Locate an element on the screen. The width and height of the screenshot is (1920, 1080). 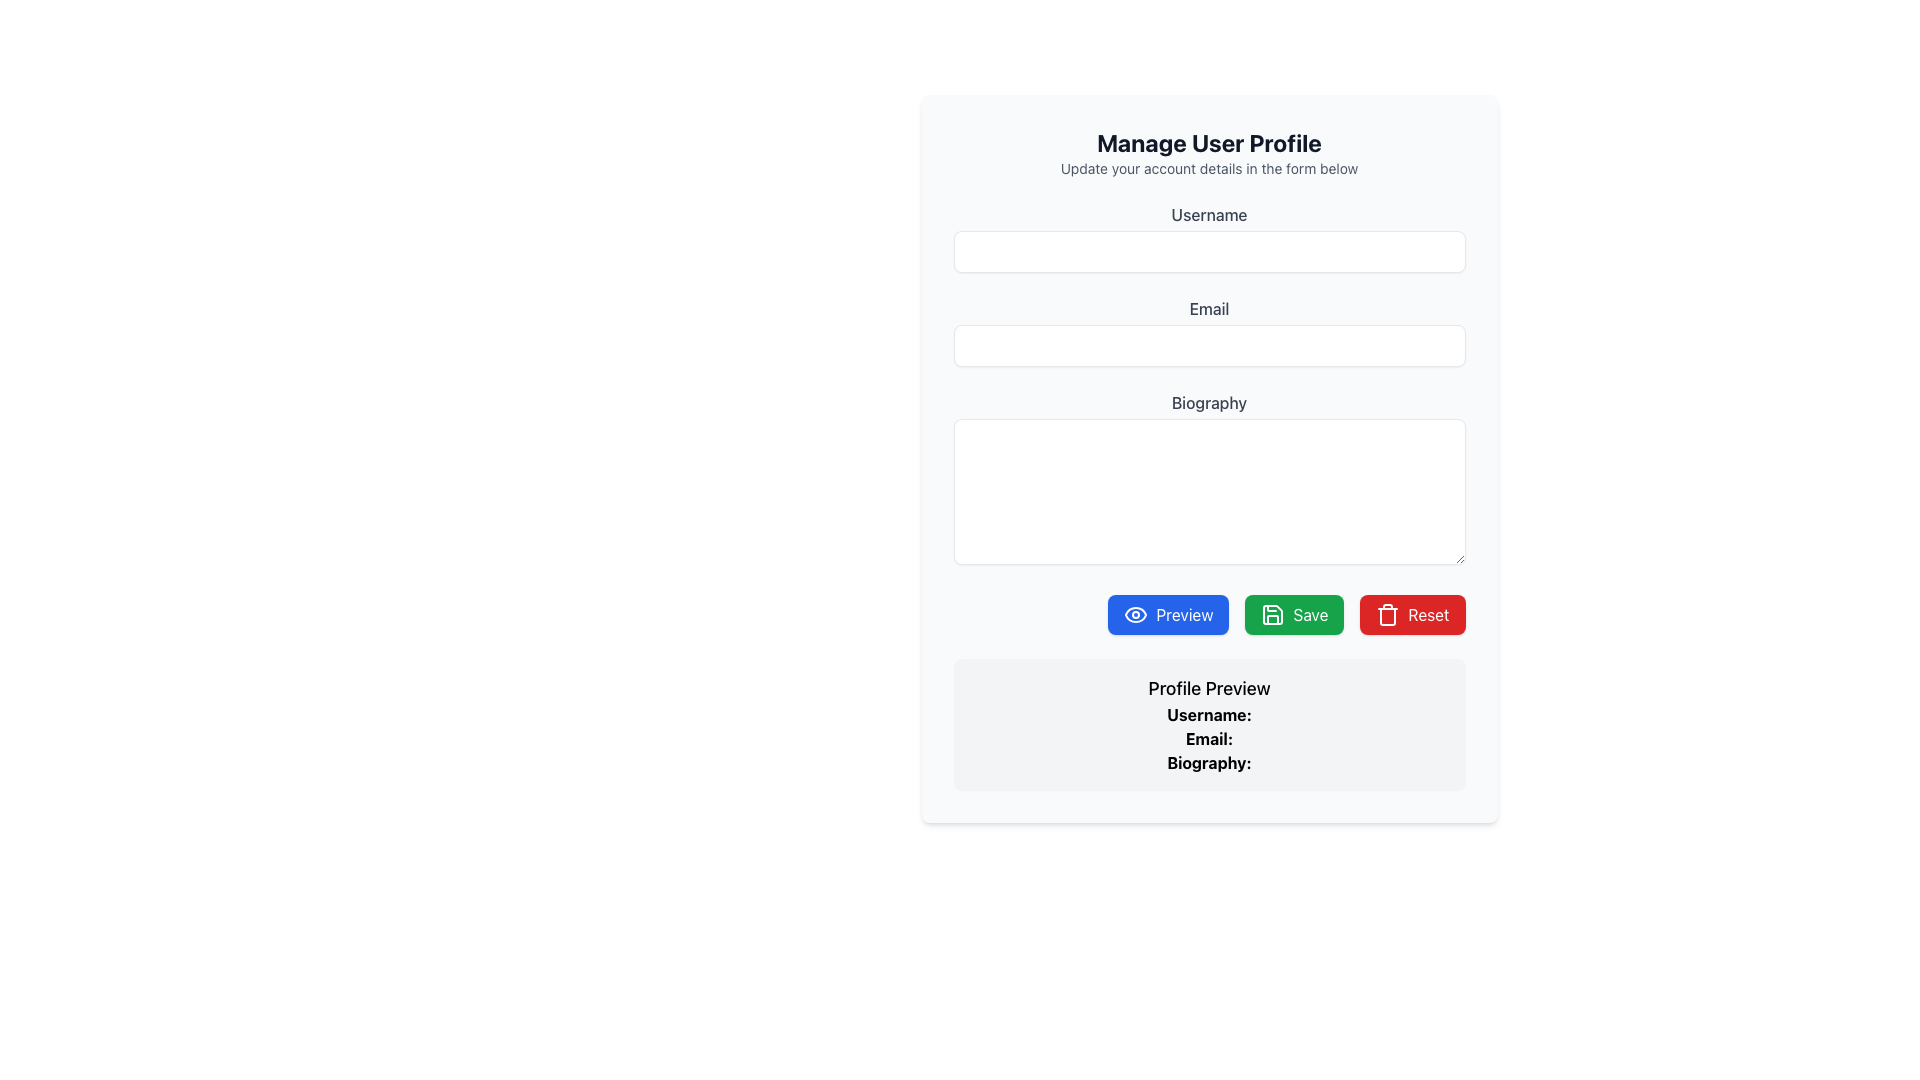
text within the multi-line text area input that is styled with rounded corners and a shadow effect, located beneath the 'Biography' label in the profile management form is located at coordinates (1208, 492).